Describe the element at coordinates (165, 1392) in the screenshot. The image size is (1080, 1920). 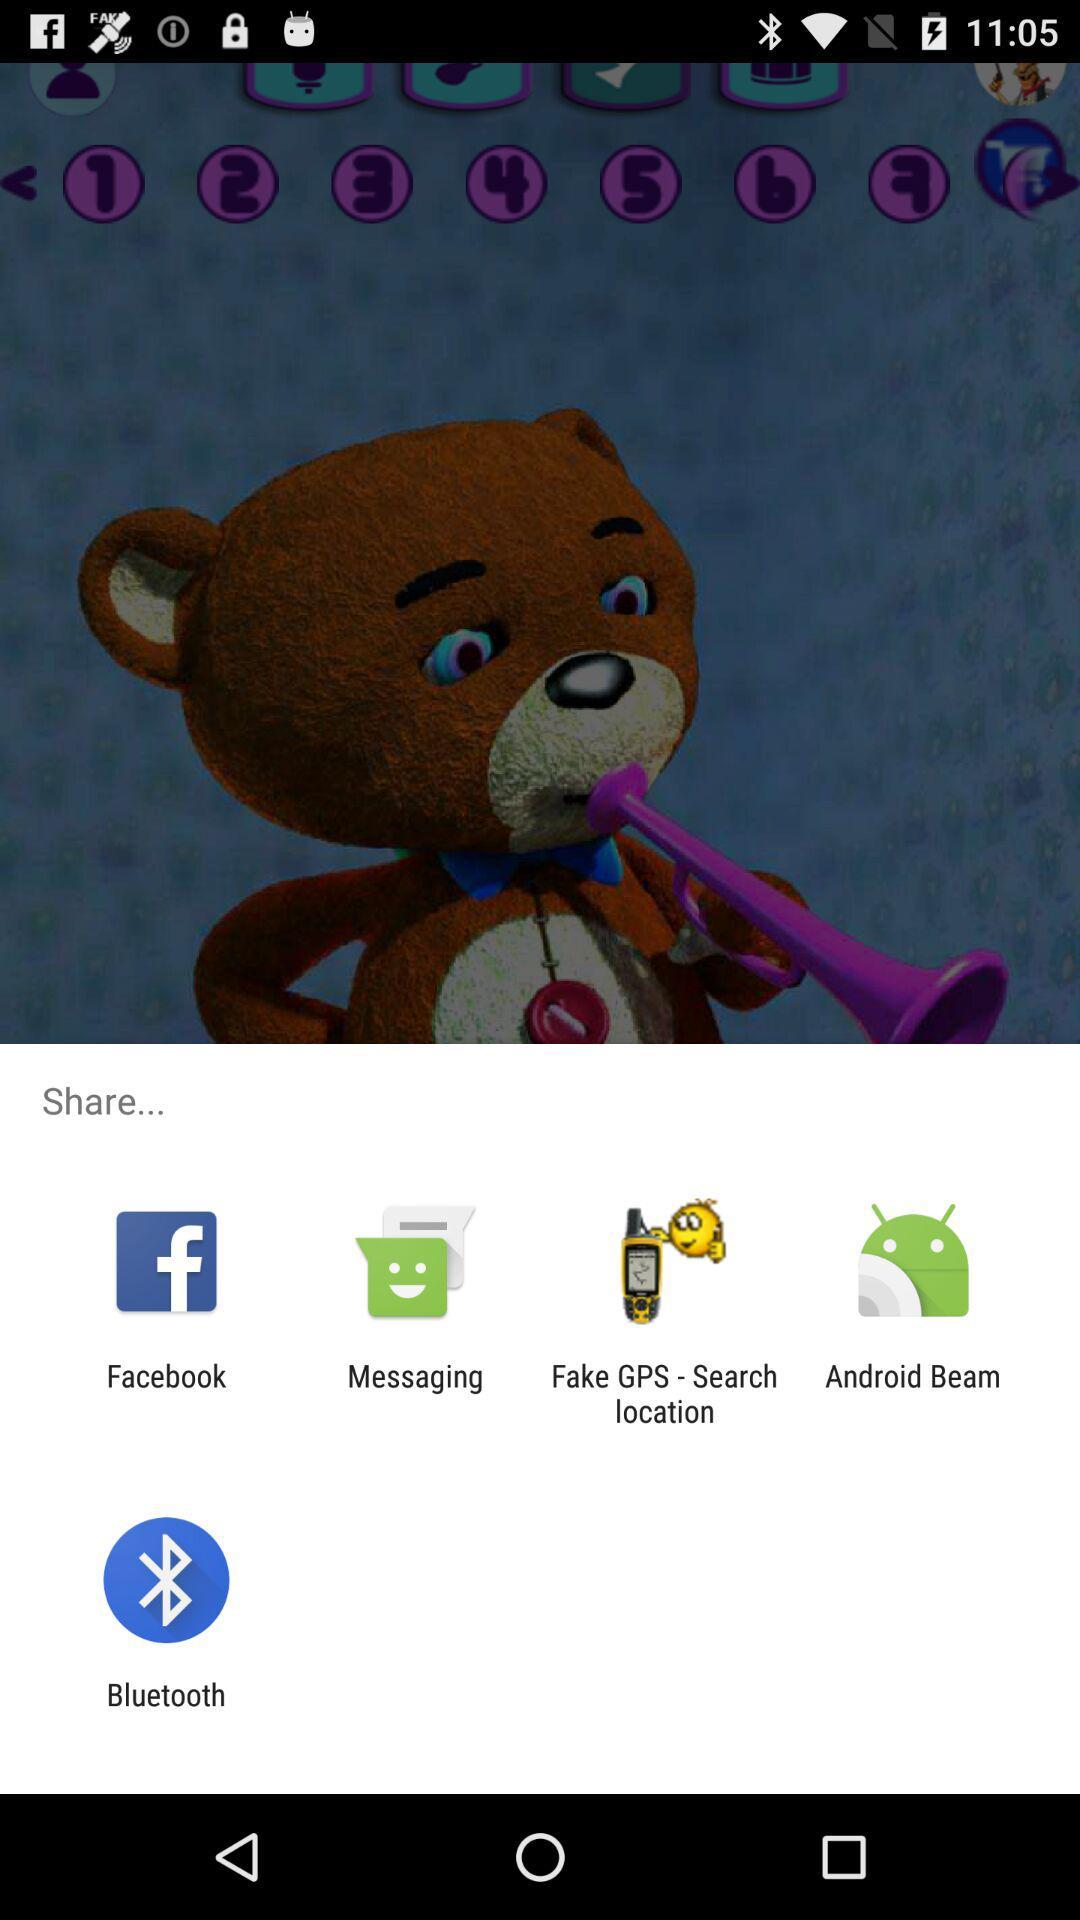
I see `the facebook item` at that location.